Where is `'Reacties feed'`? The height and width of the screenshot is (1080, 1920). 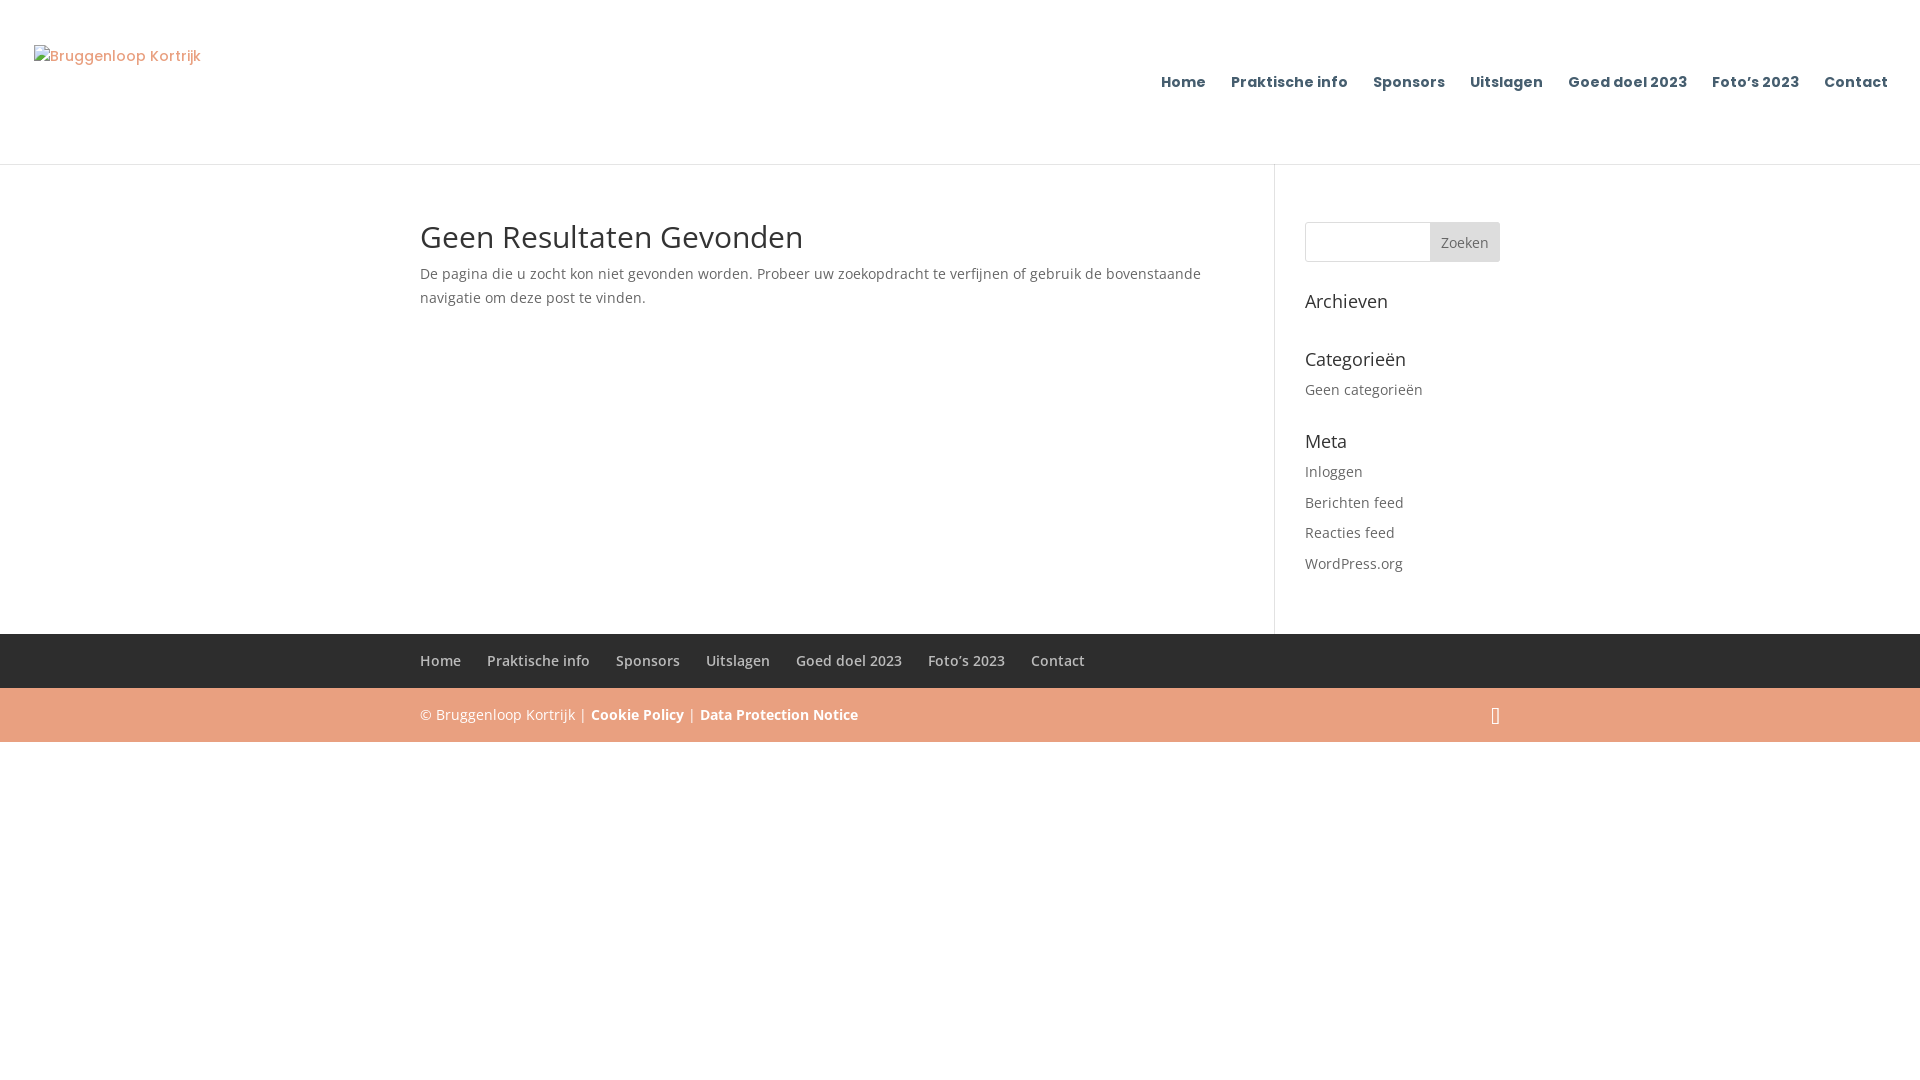
'Reacties feed' is located at coordinates (1349, 531).